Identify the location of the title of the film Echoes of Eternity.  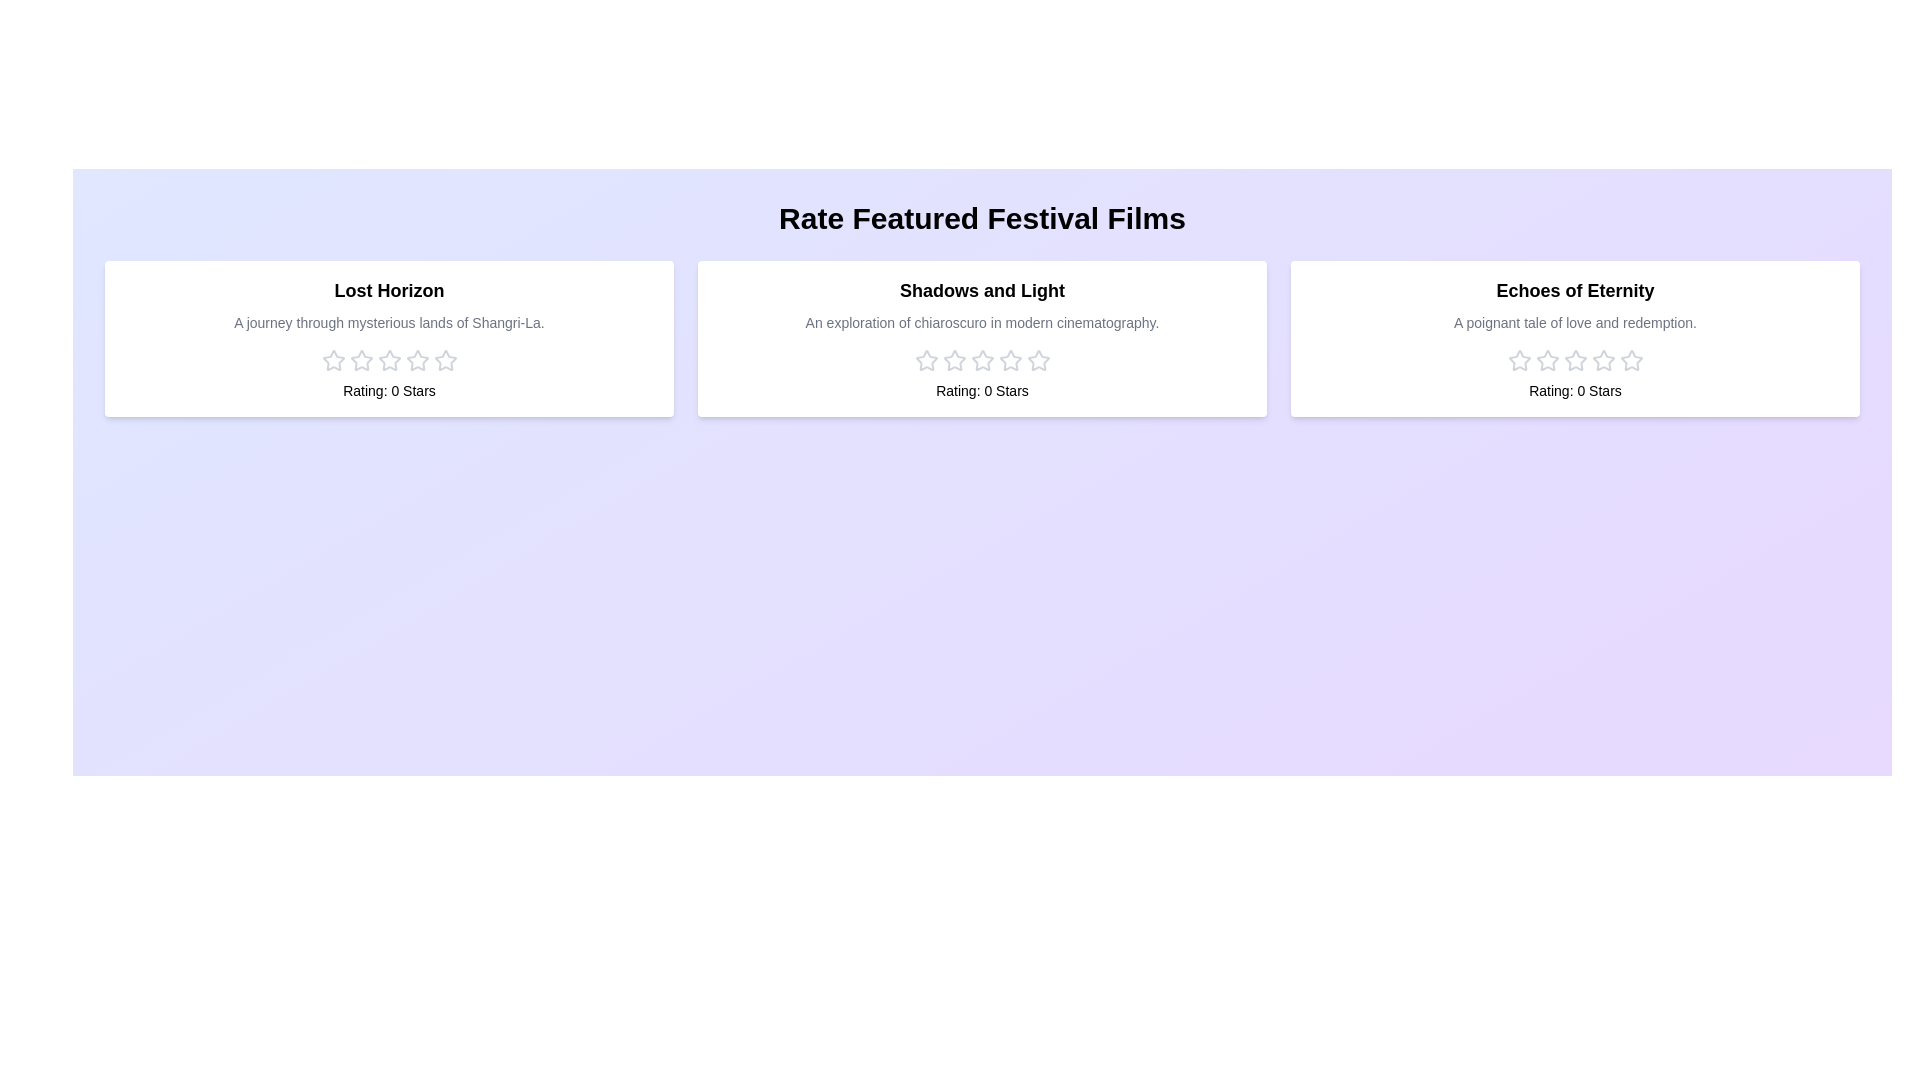
(1574, 290).